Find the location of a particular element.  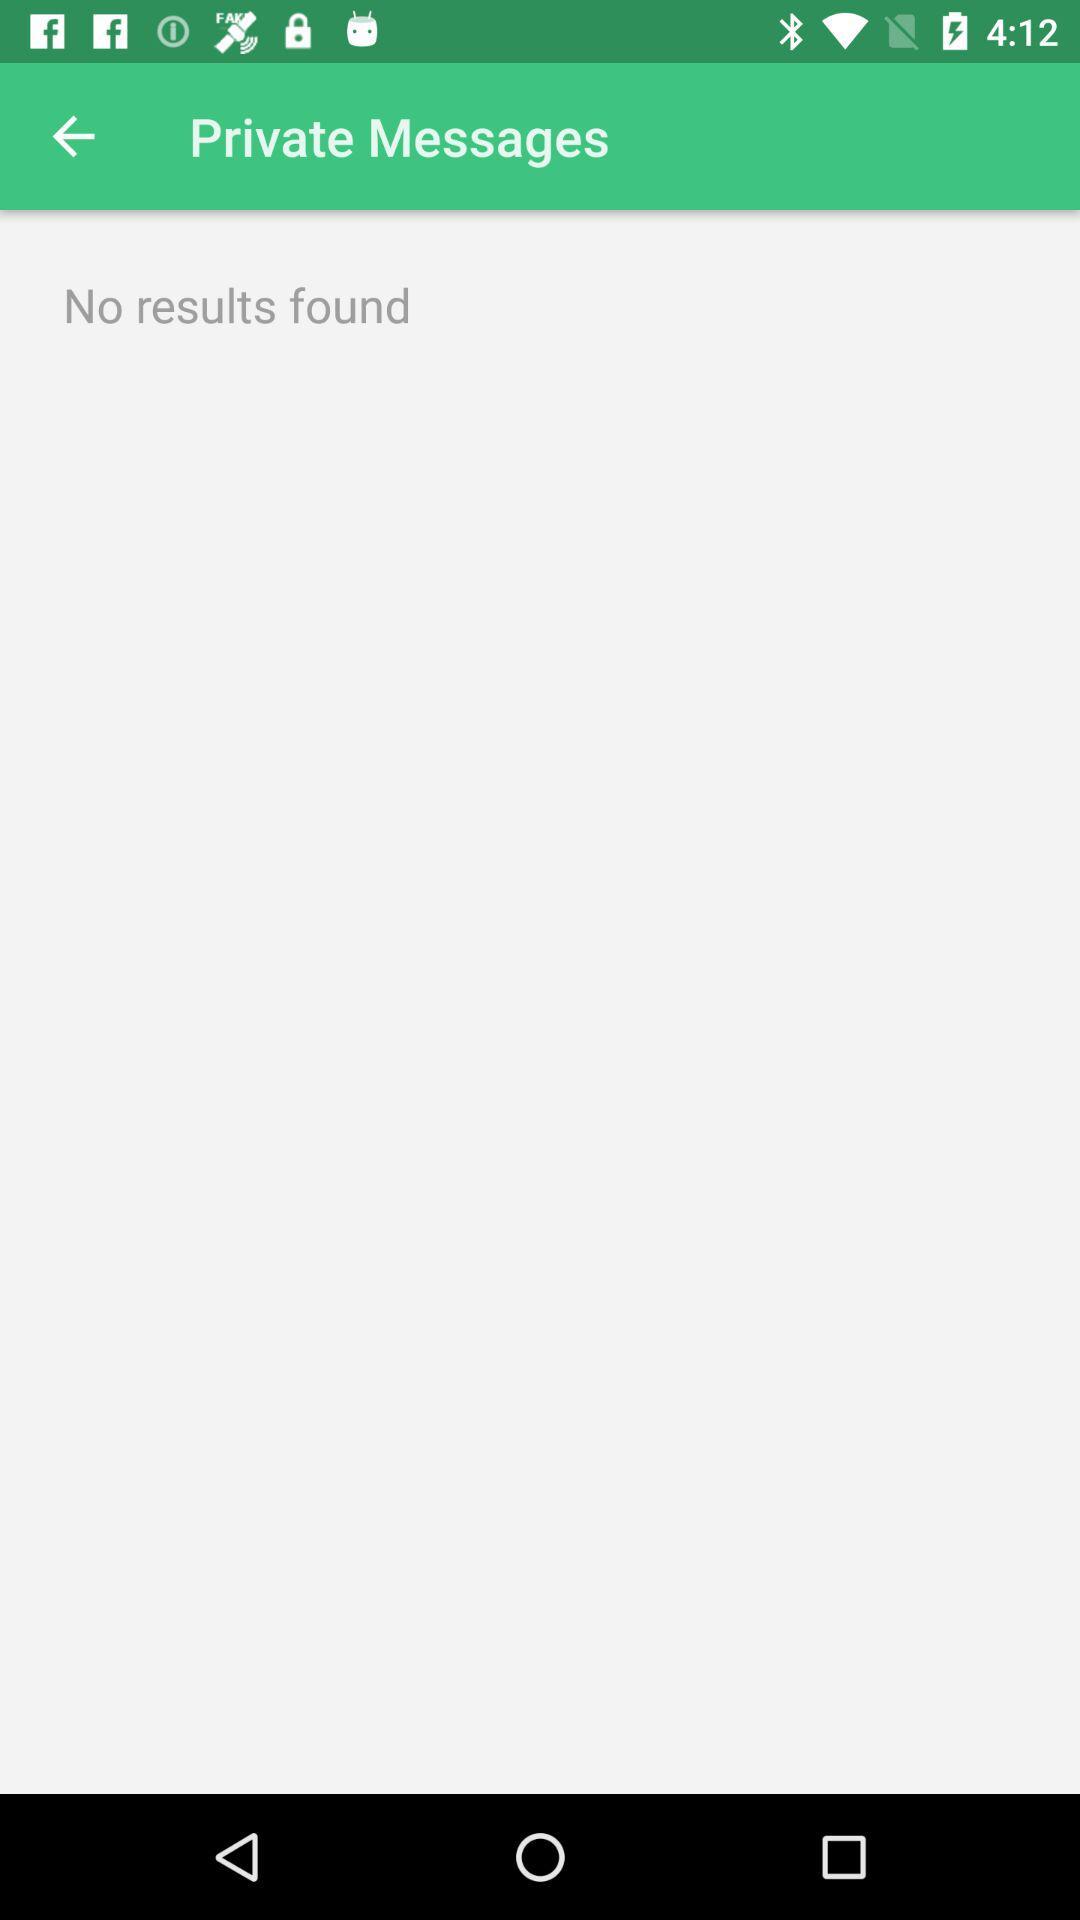

the icon to the left of the private messages is located at coordinates (72, 135).